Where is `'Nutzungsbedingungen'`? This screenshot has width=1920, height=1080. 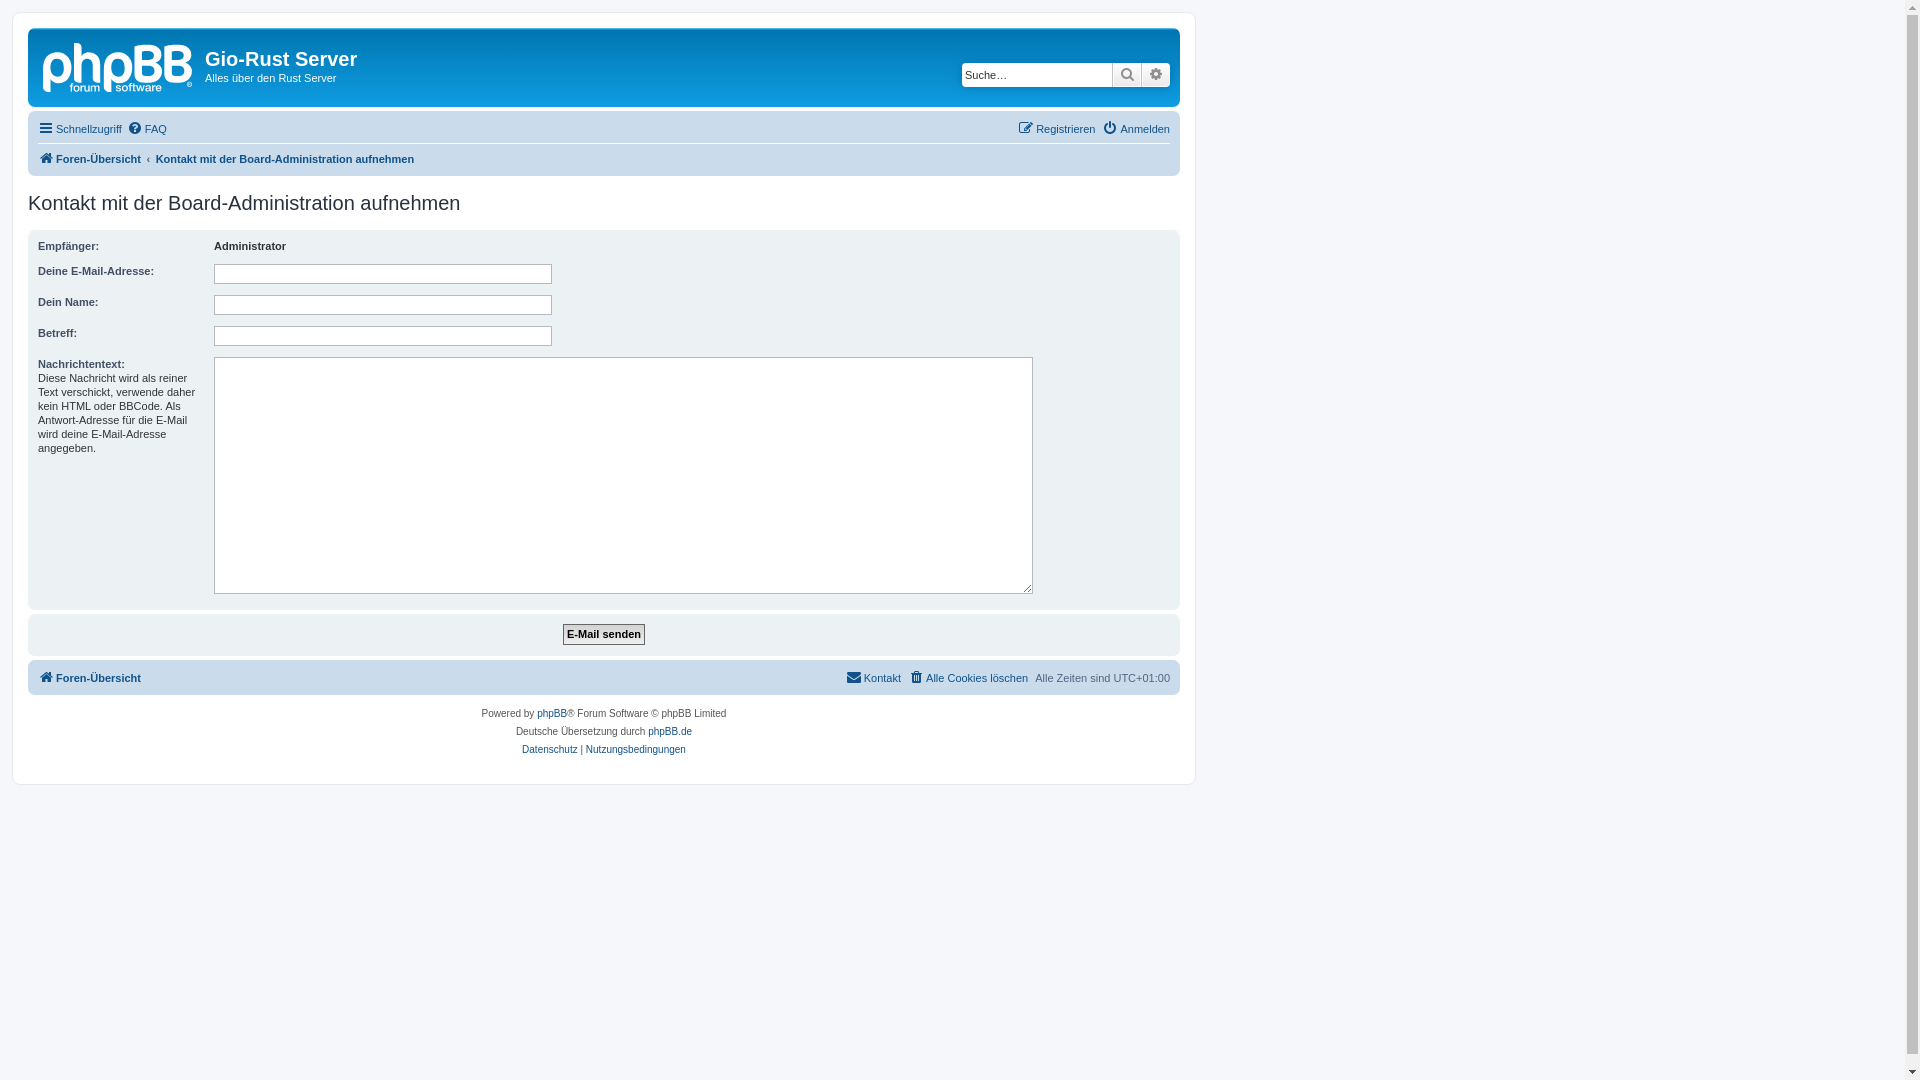
'Nutzungsbedingungen' is located at coordinates (635, 749).